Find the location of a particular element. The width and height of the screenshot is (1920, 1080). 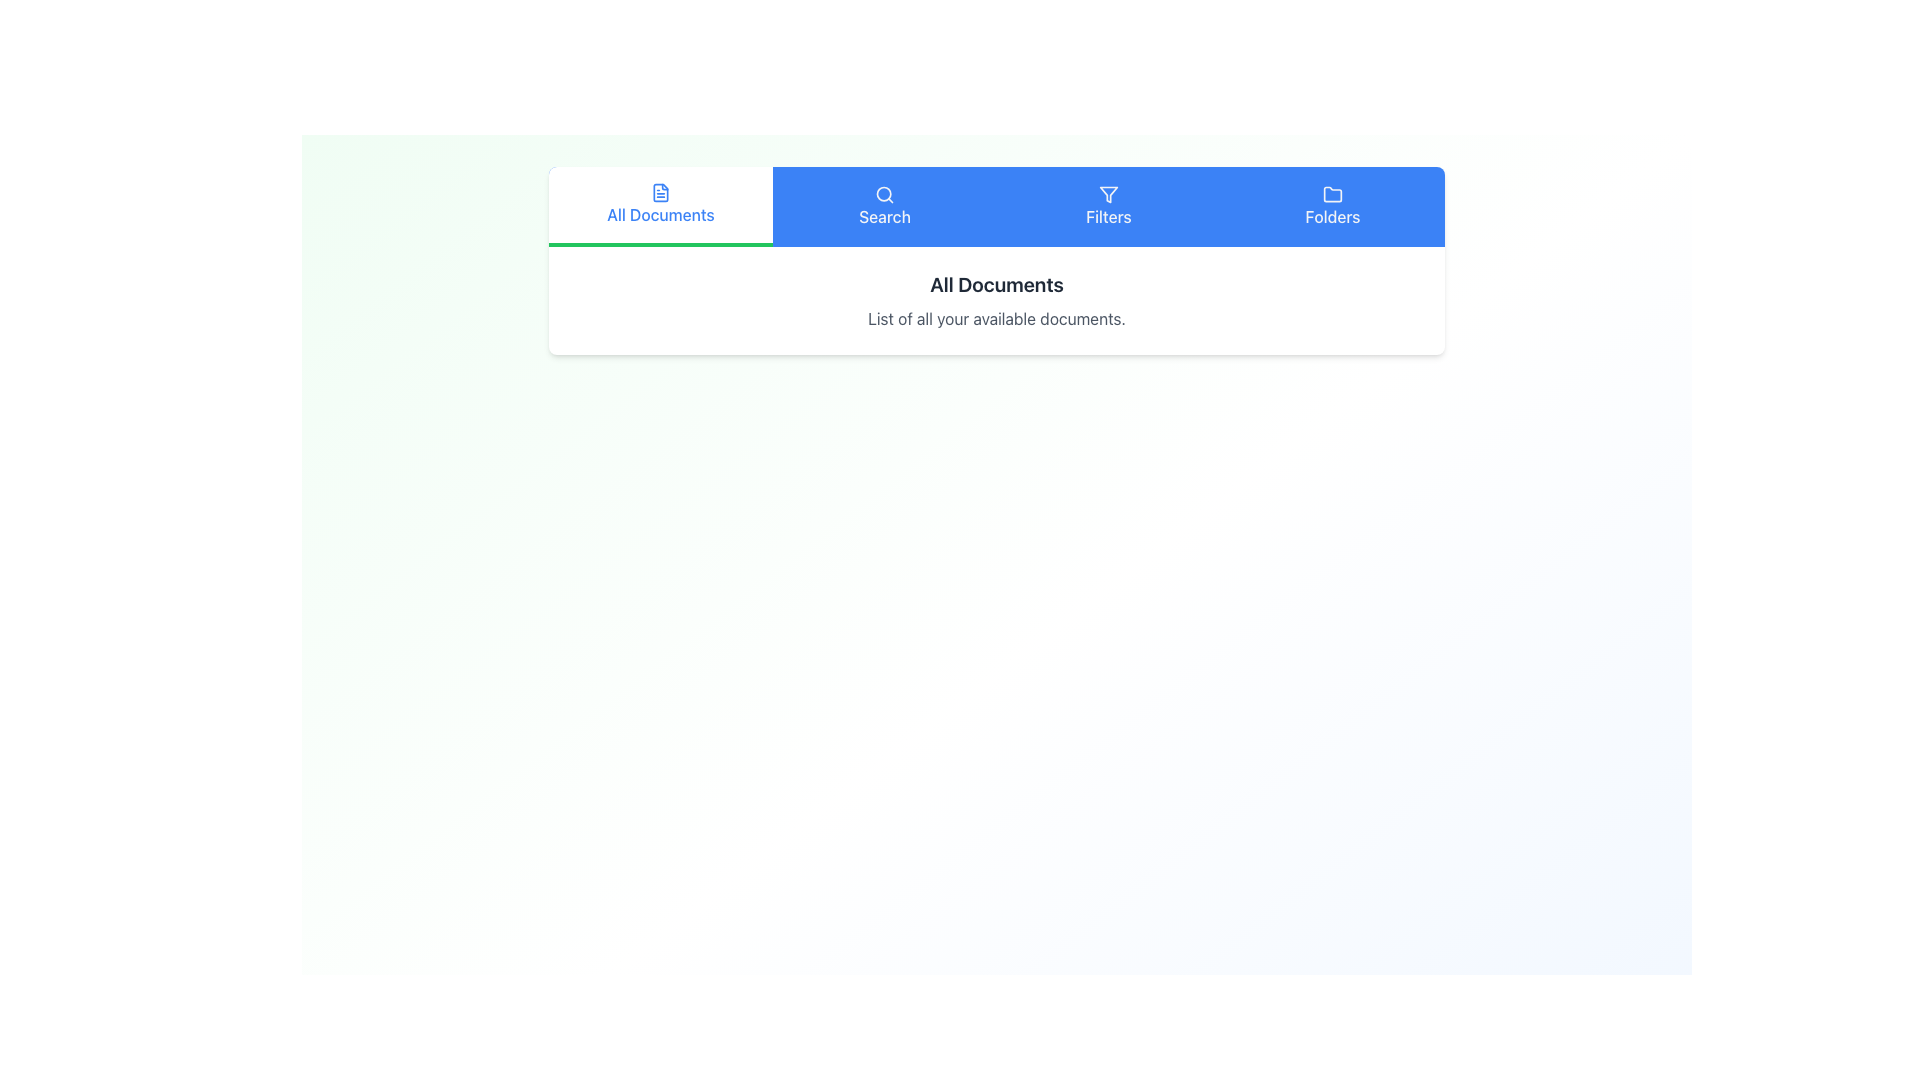

the navigation button for 'Folders' located in the top-central part of the interface by is located at coordinates (1333, 207).